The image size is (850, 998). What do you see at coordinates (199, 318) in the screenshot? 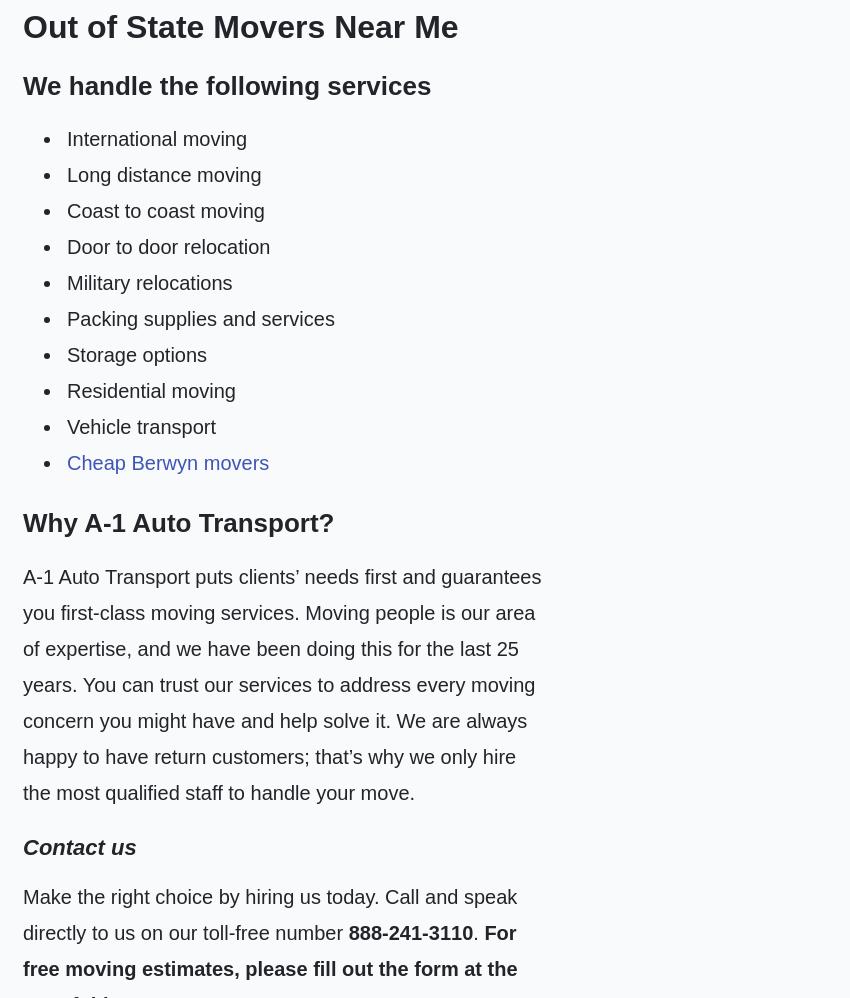
I see `'Packing supplies and services'` at bounding box center [199, 318].